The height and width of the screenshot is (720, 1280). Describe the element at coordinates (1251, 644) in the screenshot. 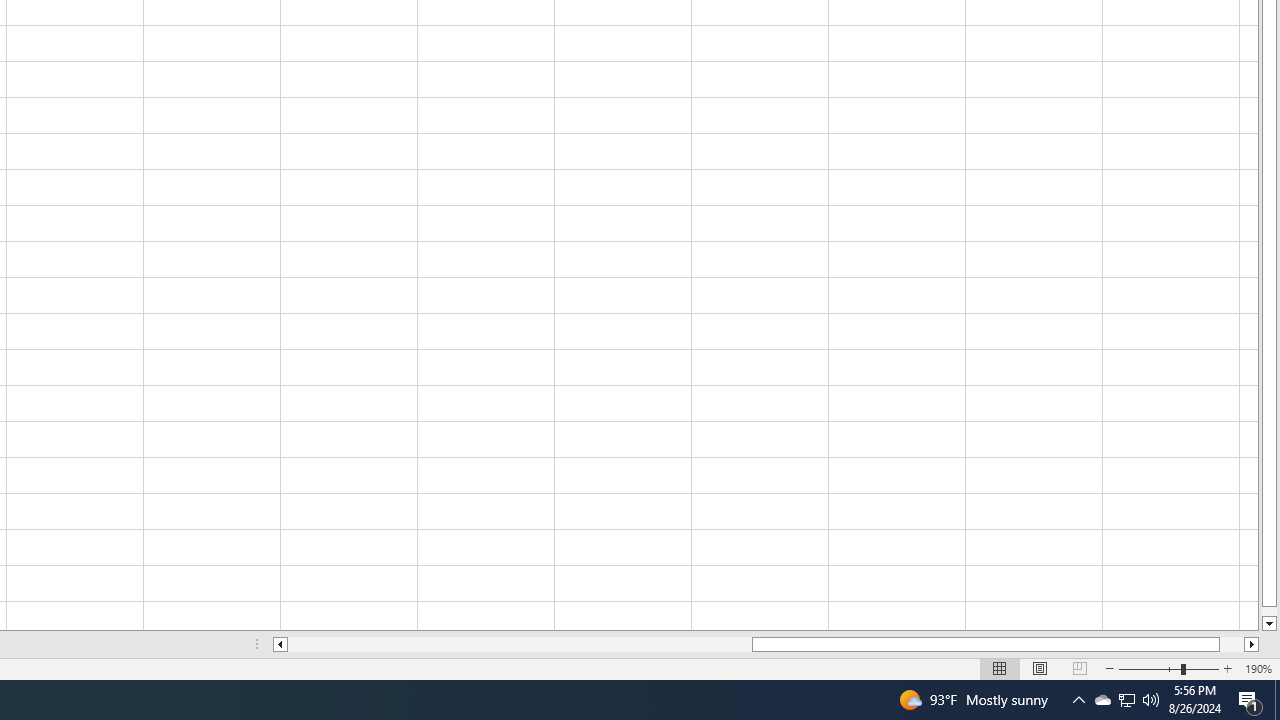

I see `'Column right'` at that location.